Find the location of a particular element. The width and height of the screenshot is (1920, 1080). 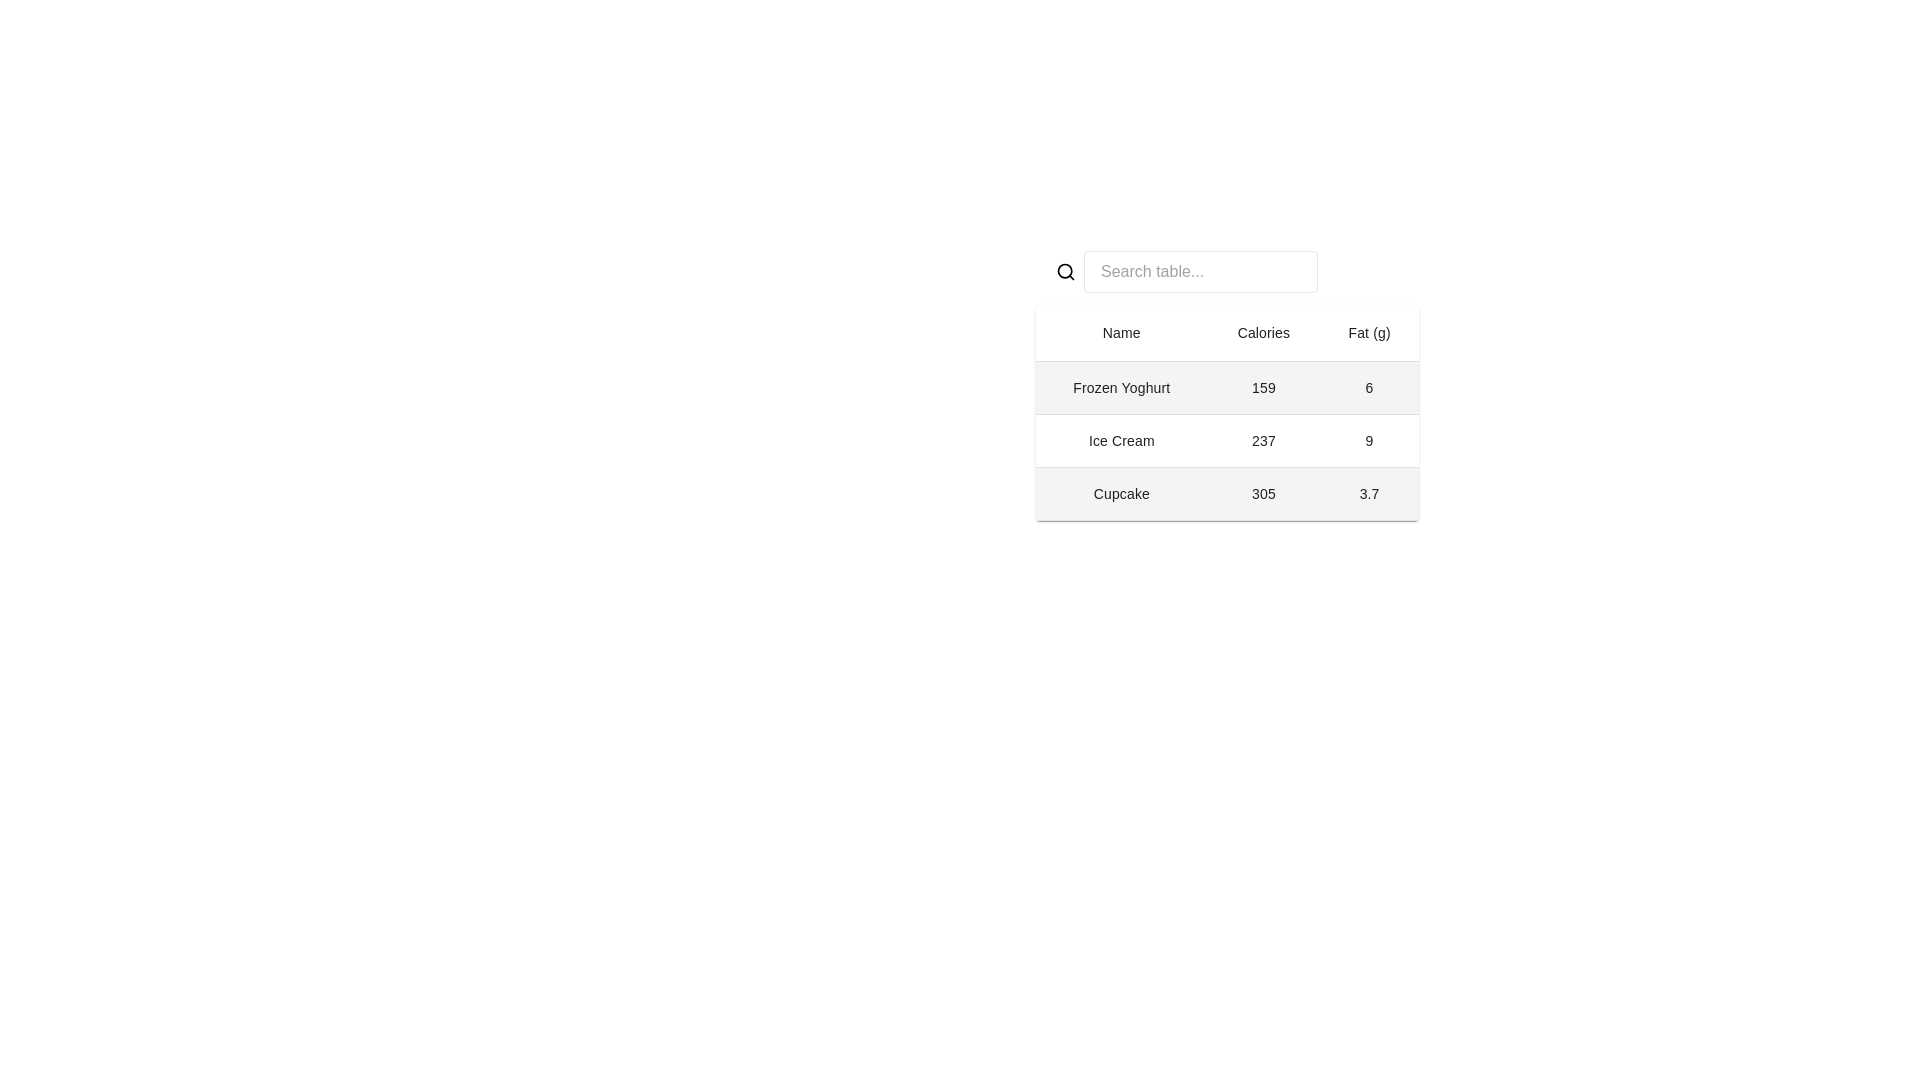

value displayed in the table cell containing '9', which is located in the third column of the second row under the 'Fat (g)' header for the 'Ice Cream' item is located at coordinates (1368, 440).